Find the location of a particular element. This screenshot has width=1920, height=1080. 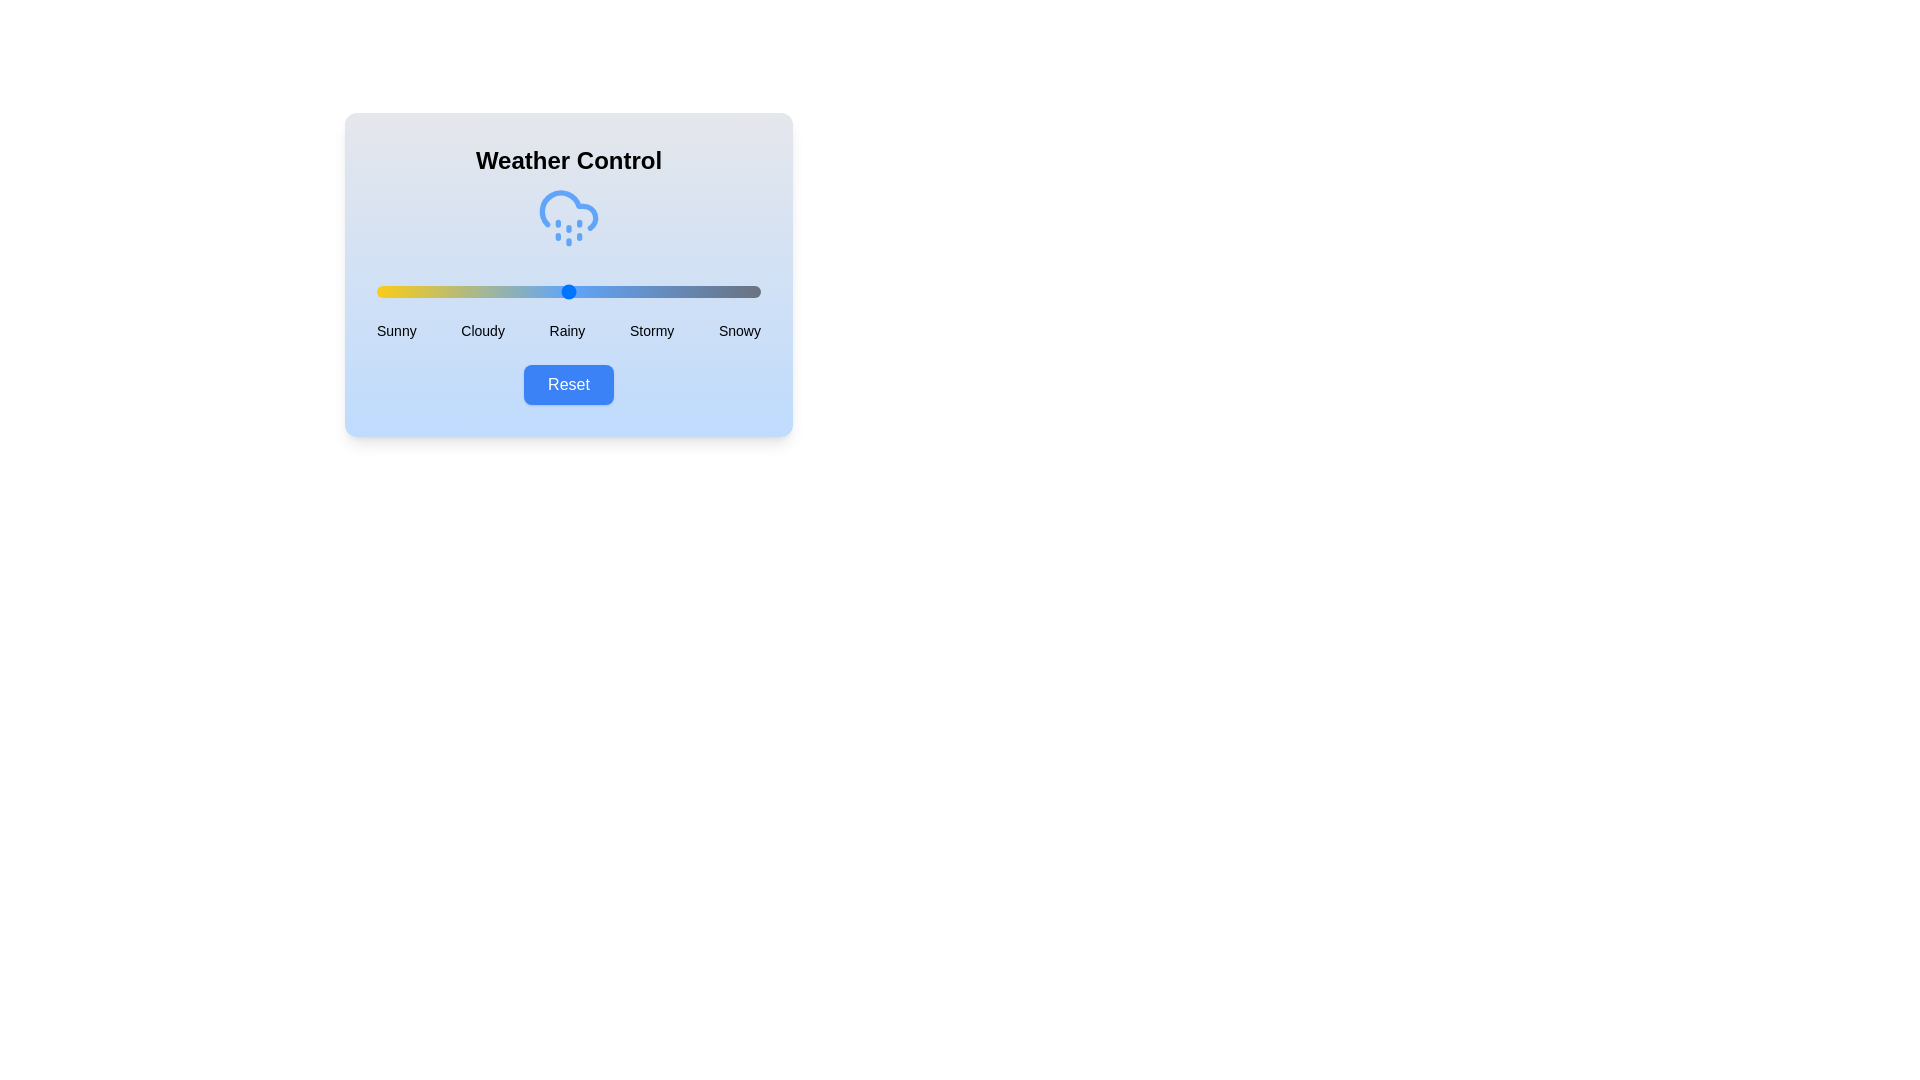

the weather condition slider to 24 is located at coordinates (468, 292).